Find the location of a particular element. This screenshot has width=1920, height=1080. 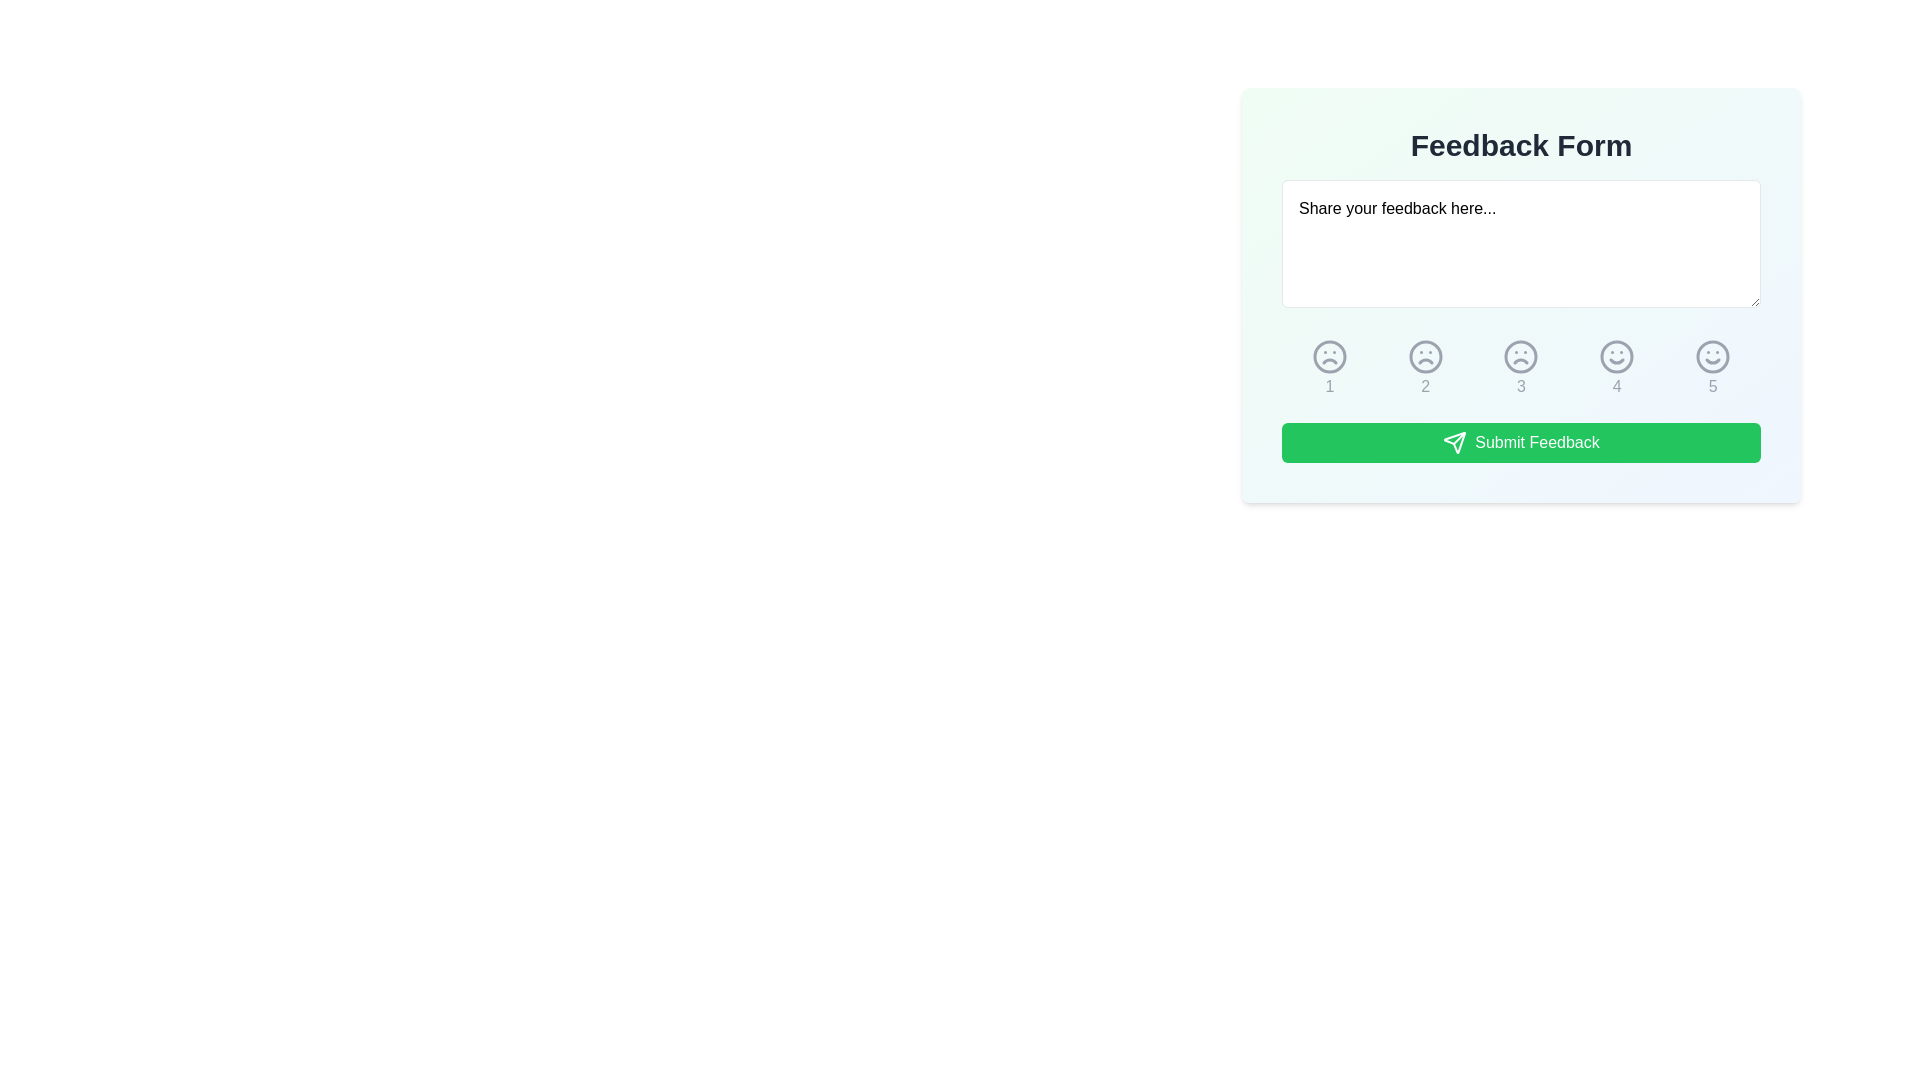

the smiley face icon representing an emotional rating of 4, which is the fourth icon in a horizontal row of five, located above the label '4' is located at coordinates (1617, 356).